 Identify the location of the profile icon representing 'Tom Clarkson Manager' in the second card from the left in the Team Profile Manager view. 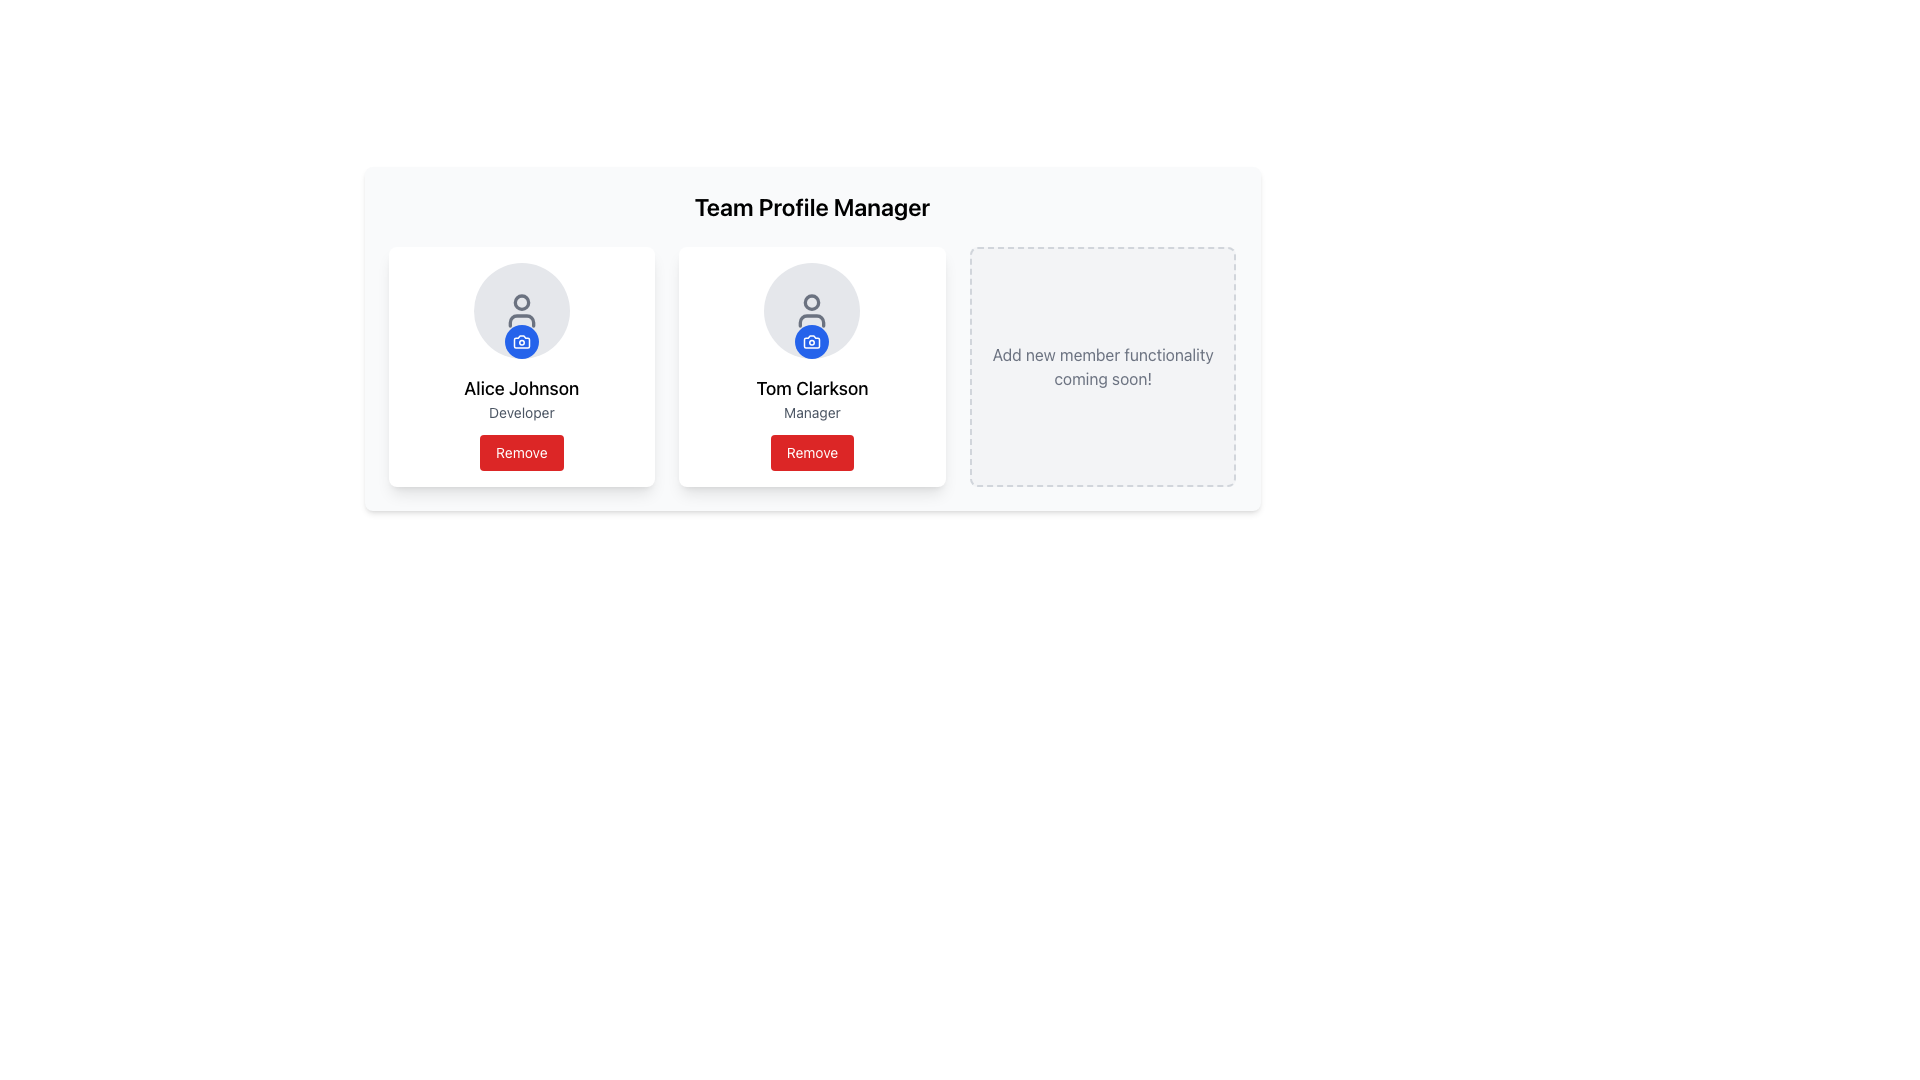
(812, 311).